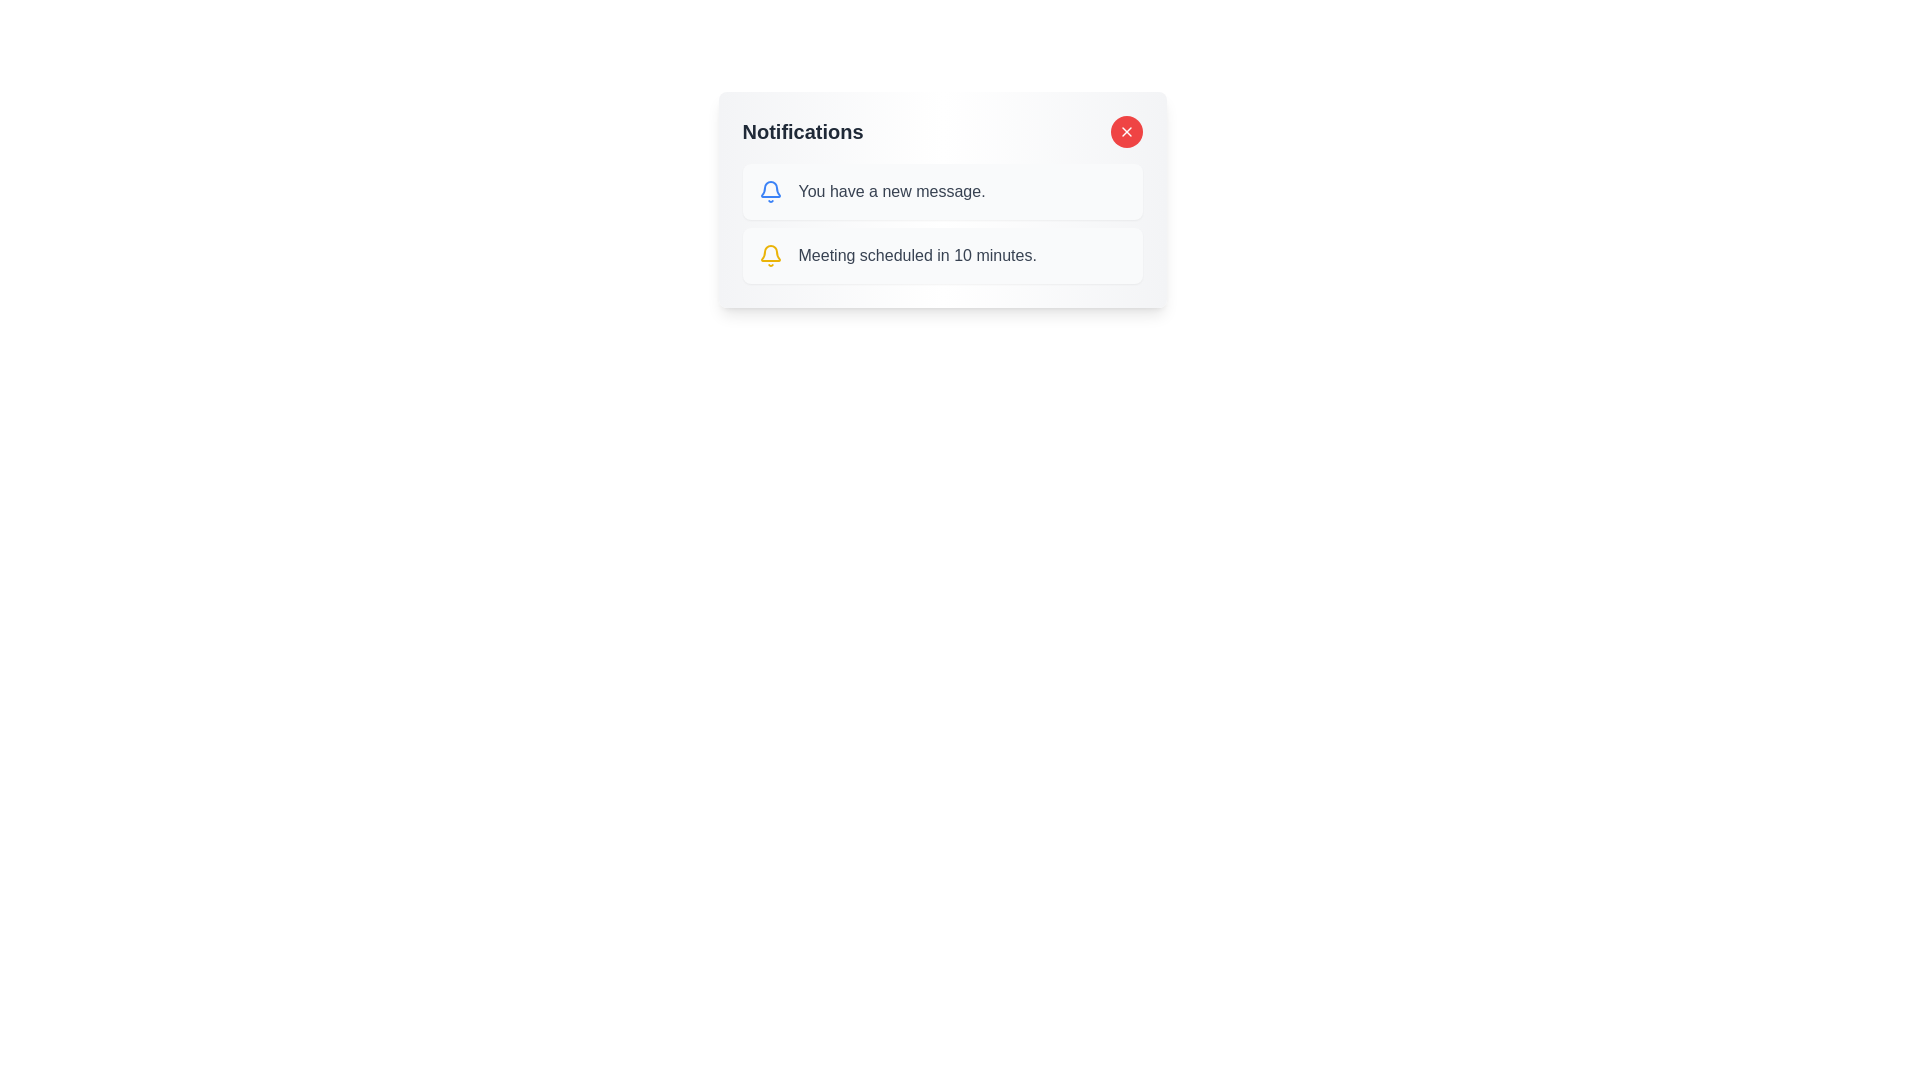 The width and height of the screenshot is (1920, 1080). What do you see at coordinates (769, 192) in the screenshot?
I see `the blue bell icon indicating a new message notification located next to the text 'You have a new message.'` at bounding box center [769, 192].